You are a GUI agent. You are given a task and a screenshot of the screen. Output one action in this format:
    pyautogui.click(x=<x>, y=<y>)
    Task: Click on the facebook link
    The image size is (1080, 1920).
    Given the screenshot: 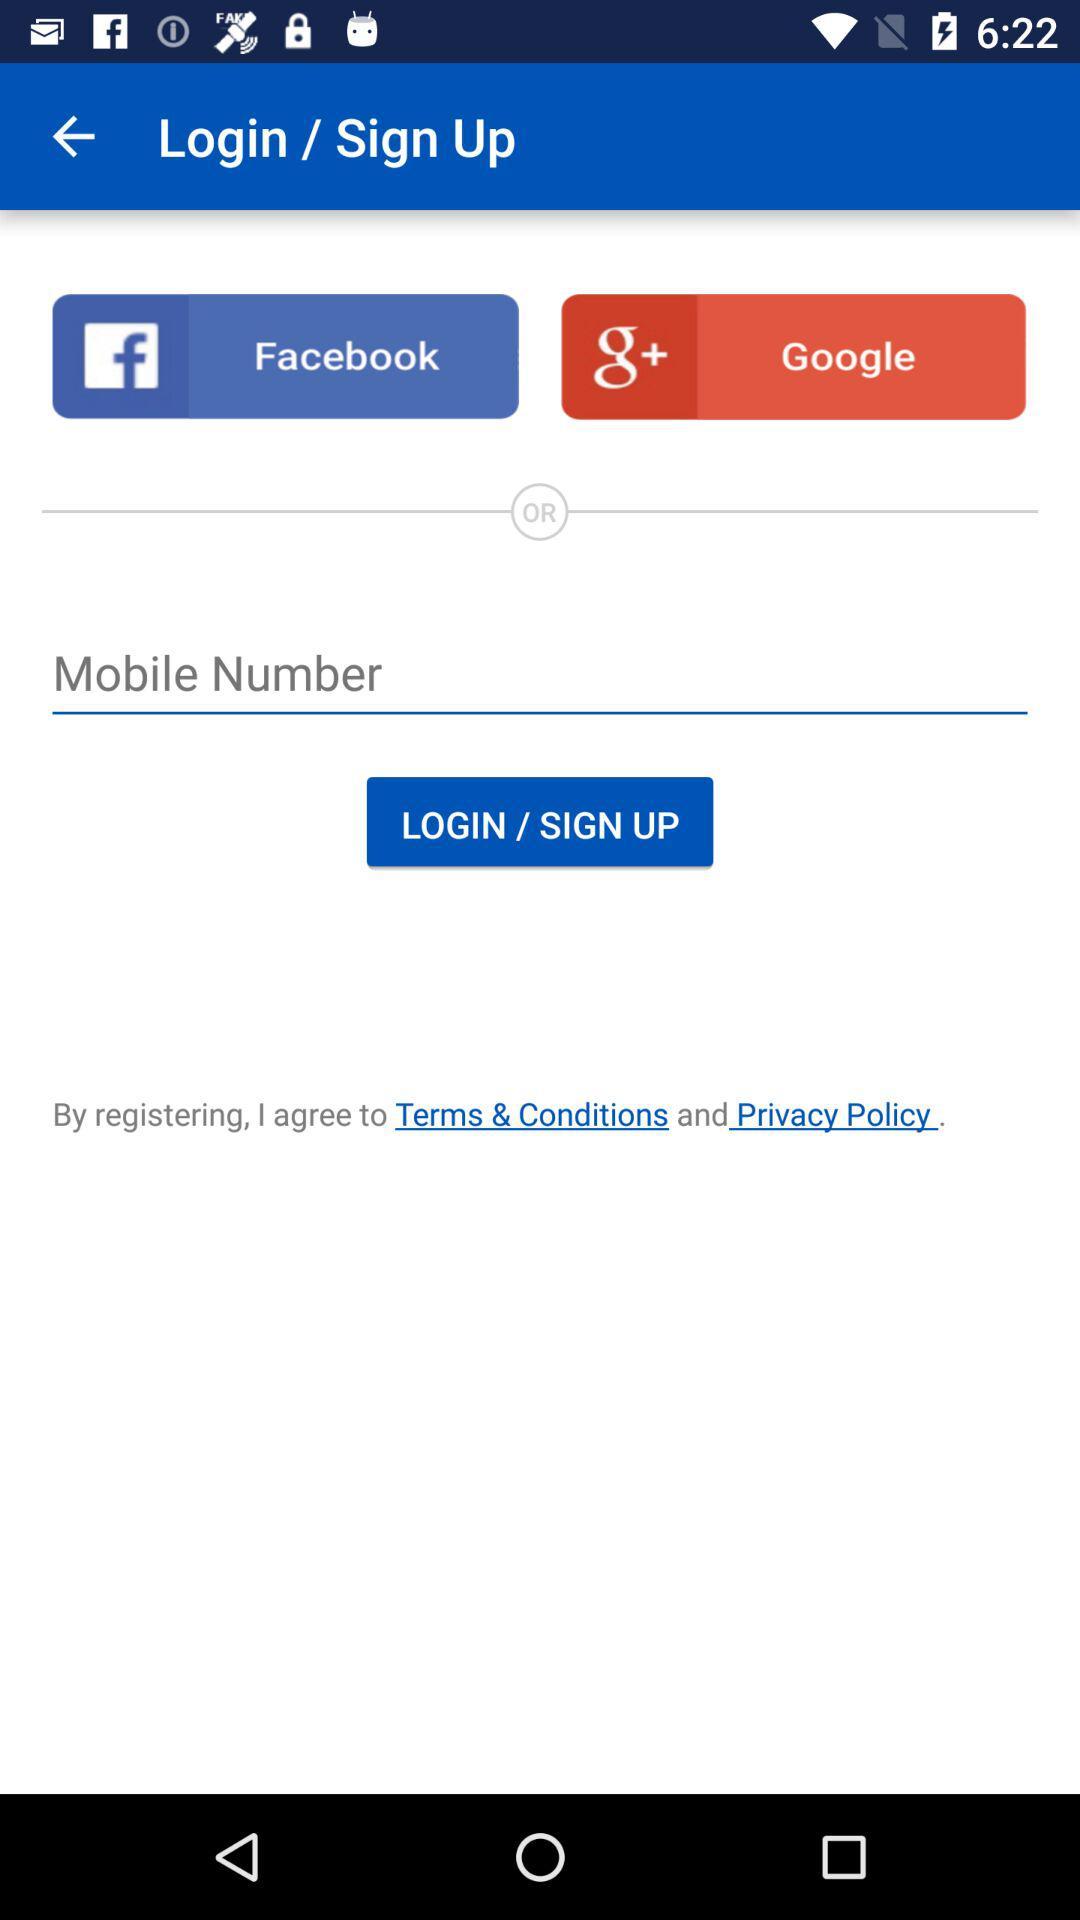 What is the action you would take?
    pyautogui.click(x=285, y=356)
    